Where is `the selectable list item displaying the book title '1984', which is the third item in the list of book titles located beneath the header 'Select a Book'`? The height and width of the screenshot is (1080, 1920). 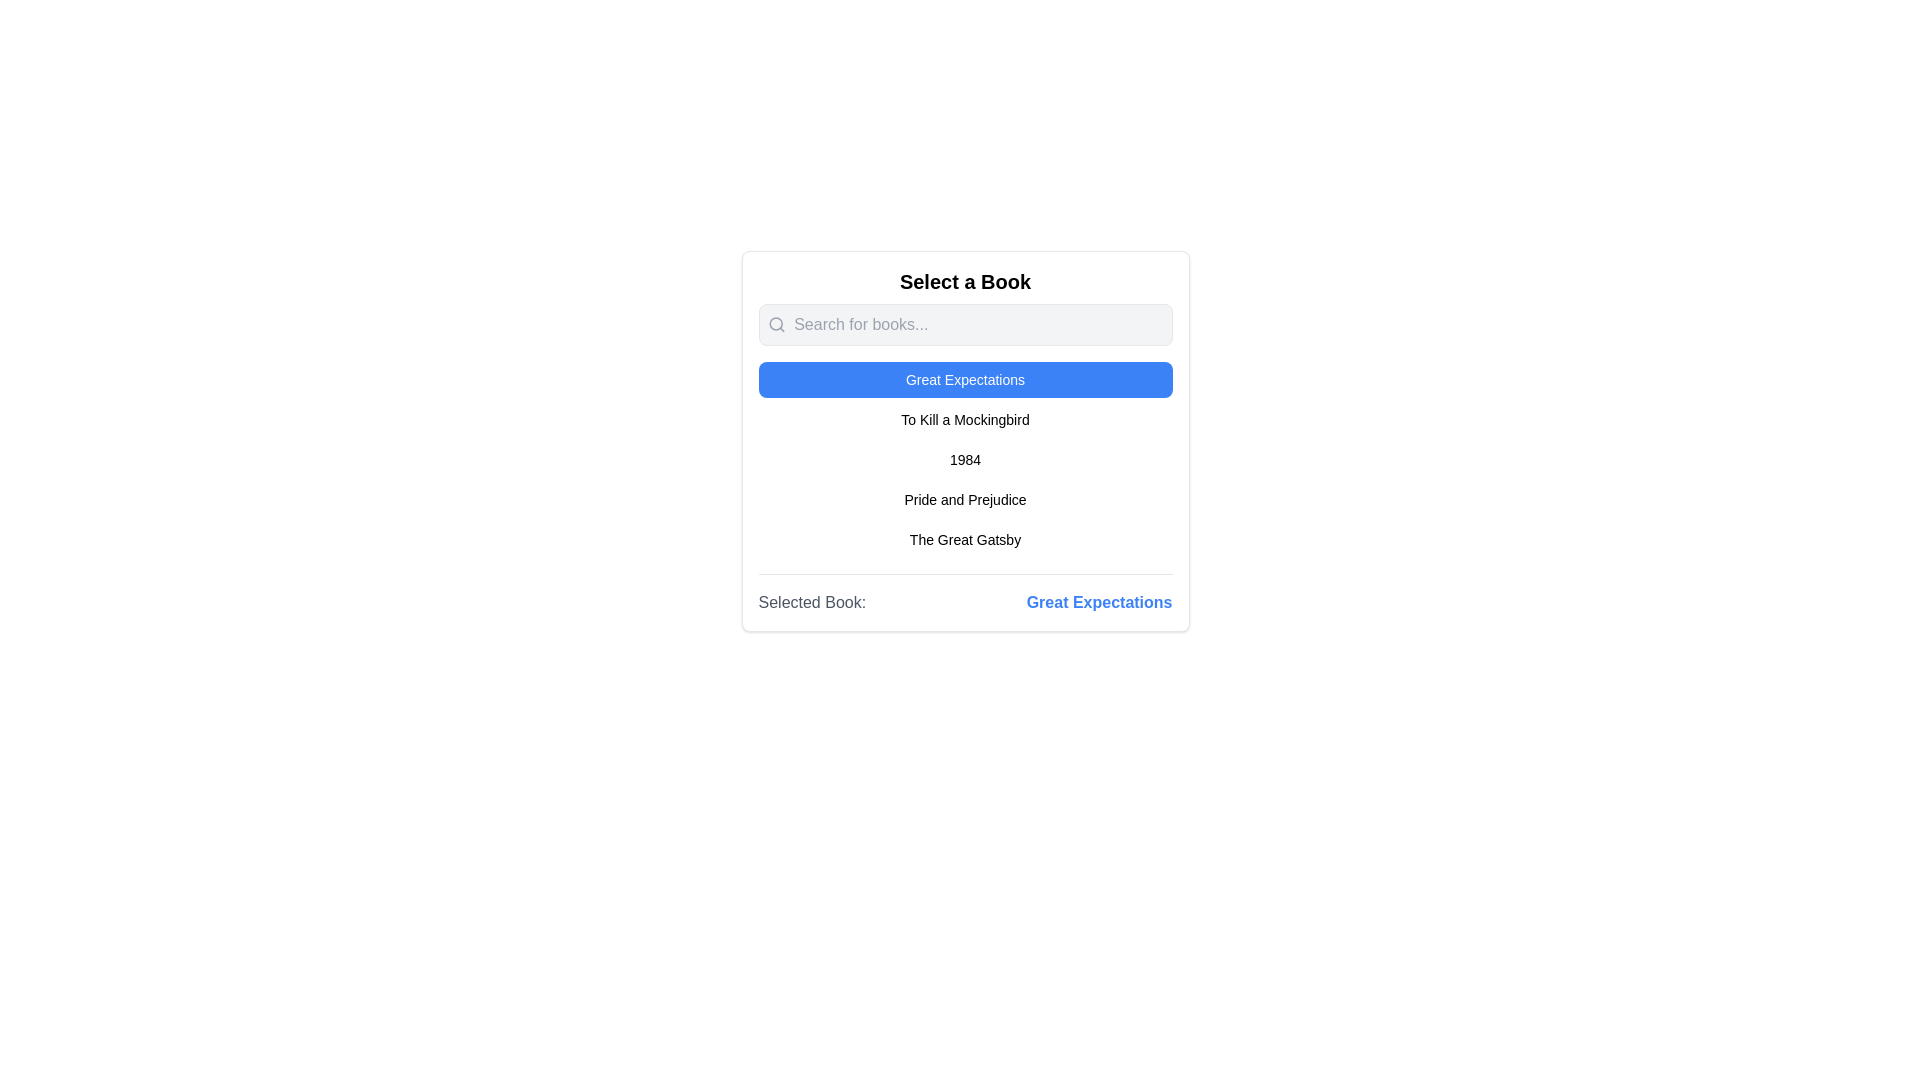 the selectable list item displaying the book title '1984', which is the third item in the list of book titles located beneath the header 'Select a Book' is located at coordinates (965, 459).